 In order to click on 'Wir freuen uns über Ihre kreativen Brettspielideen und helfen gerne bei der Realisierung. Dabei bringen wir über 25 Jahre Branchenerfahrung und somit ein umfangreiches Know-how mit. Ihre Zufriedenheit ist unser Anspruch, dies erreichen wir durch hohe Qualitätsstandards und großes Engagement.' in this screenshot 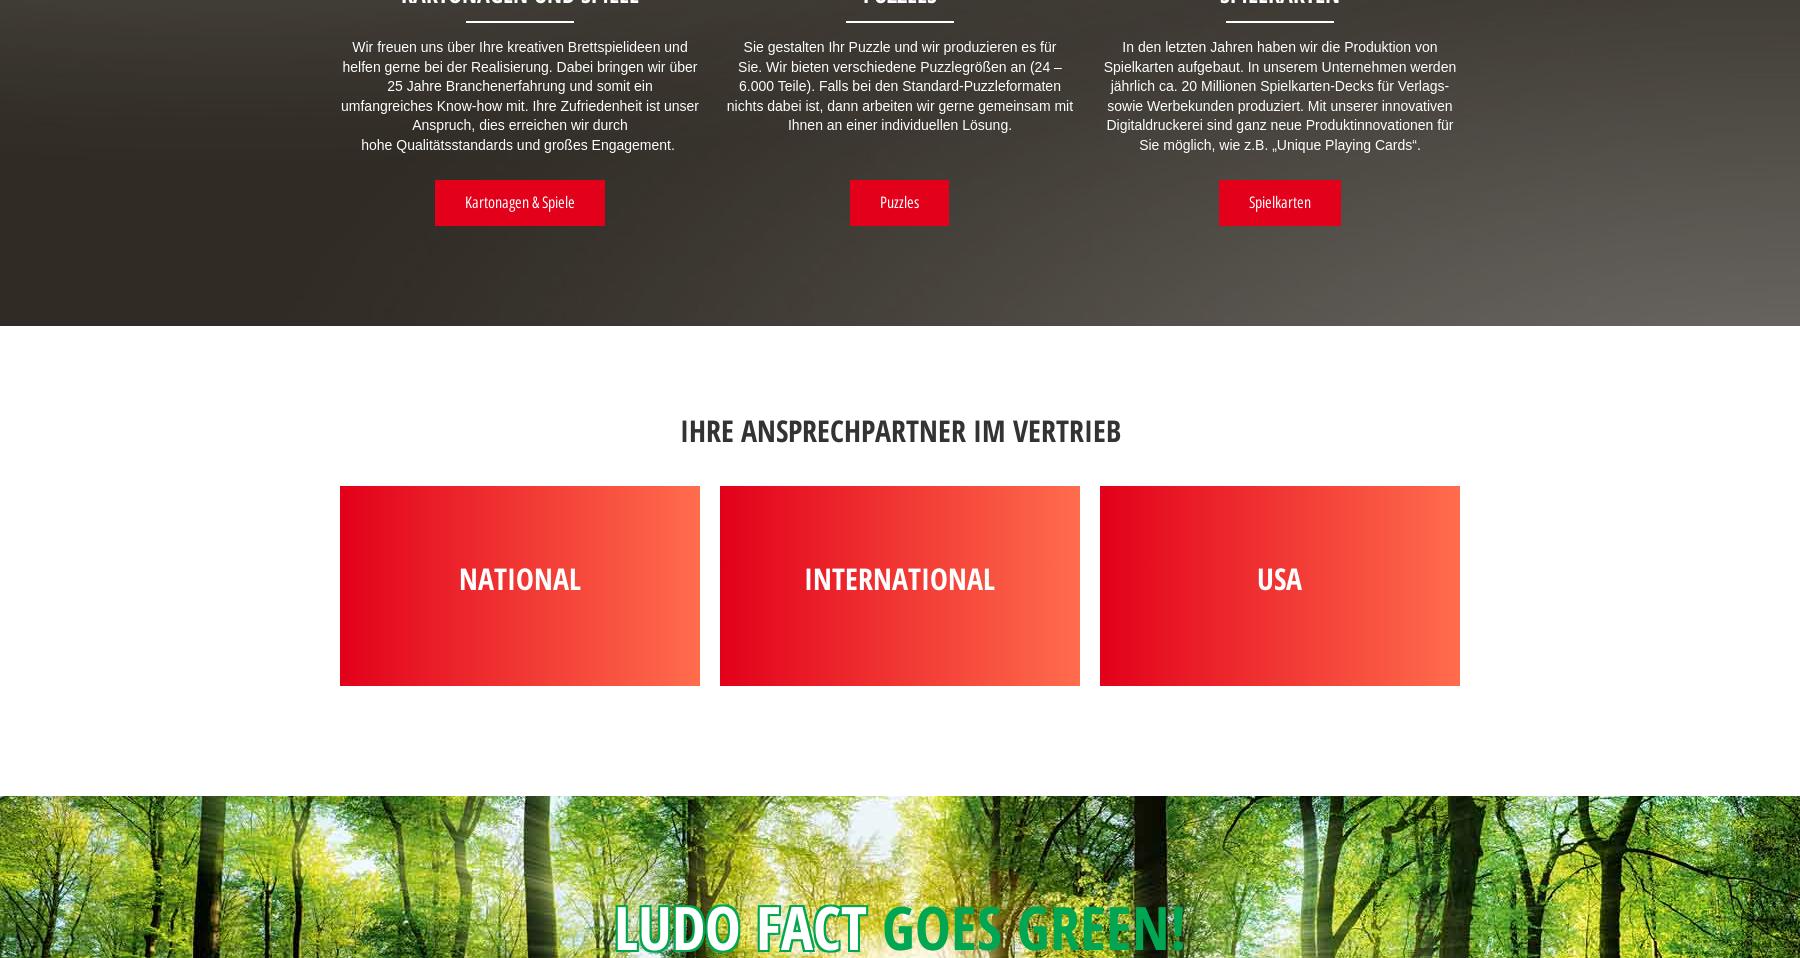, I will do `click(518, 95)`.